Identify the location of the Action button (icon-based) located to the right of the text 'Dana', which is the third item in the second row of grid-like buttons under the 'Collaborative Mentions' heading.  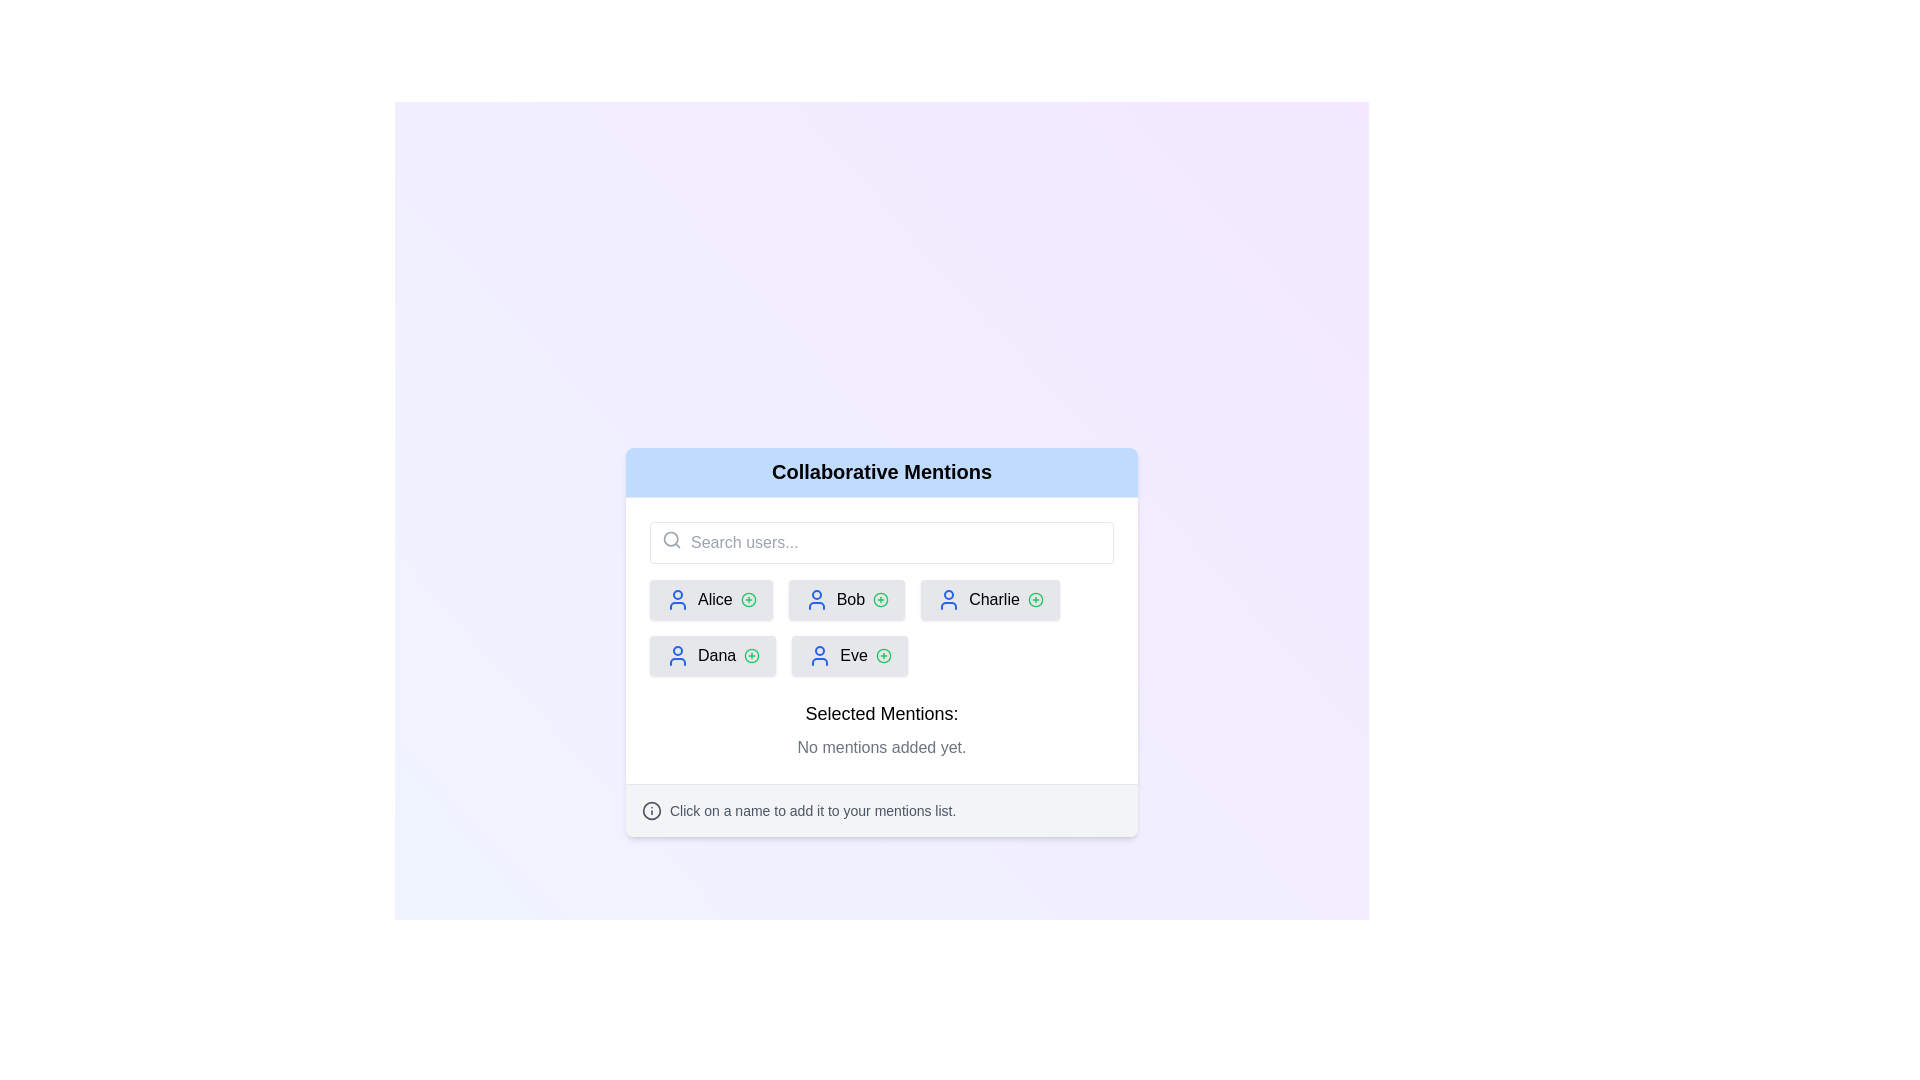
(751, 655).